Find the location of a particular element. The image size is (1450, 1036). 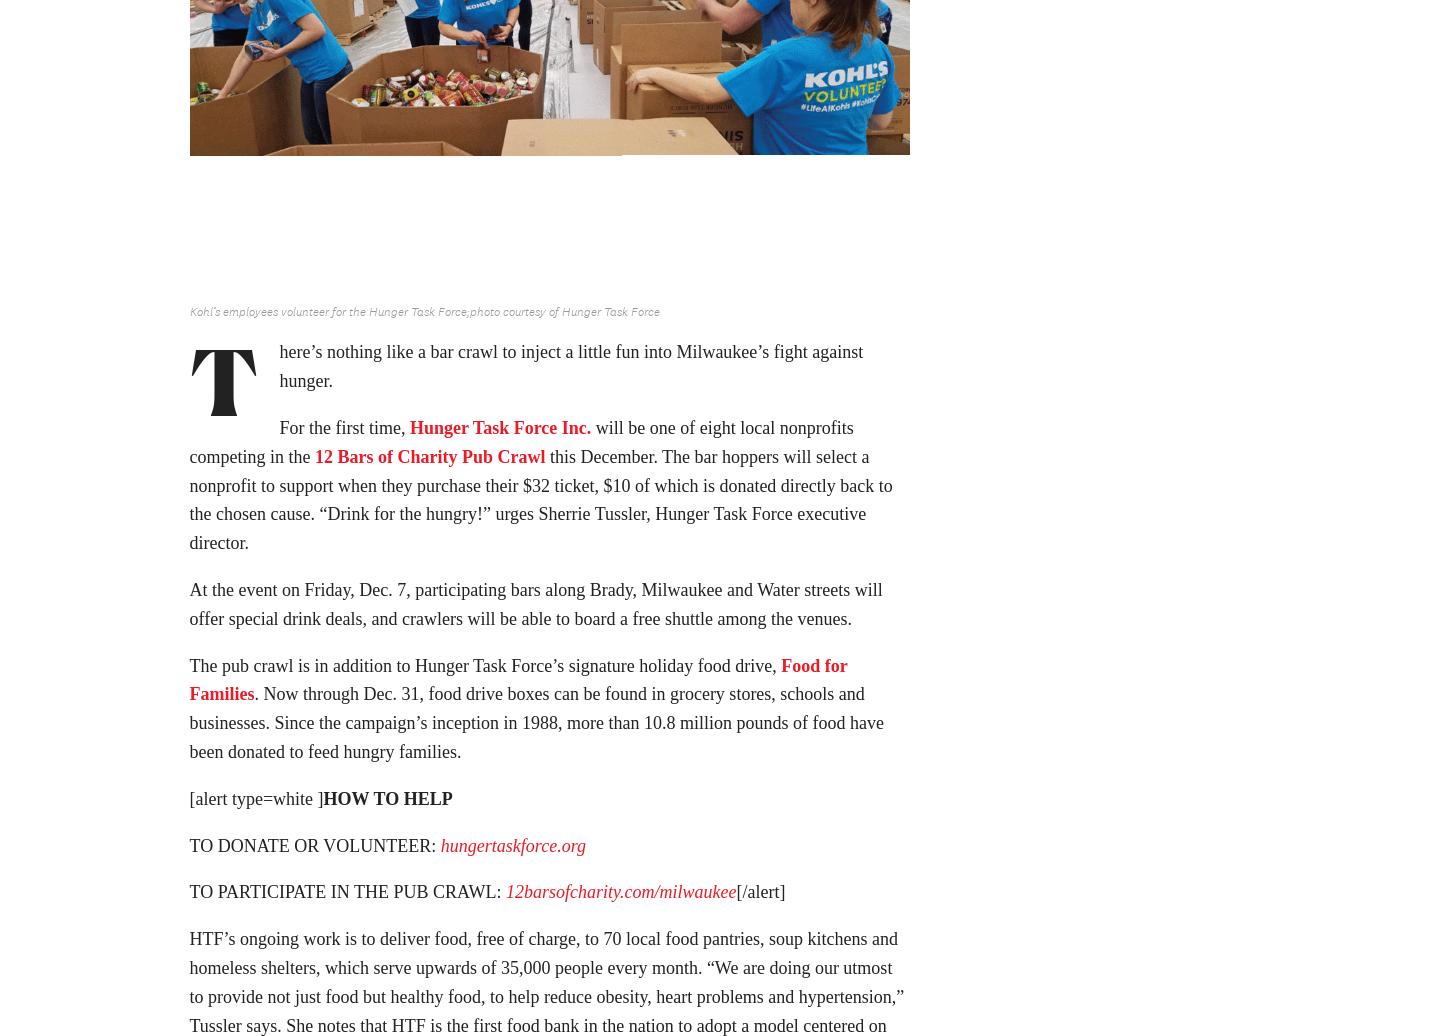

'. Now through Dec. 31, food drive boxes can be found in grocery stores, schools and businesses. Since the campaign’s inception in 1988, more than 10.8 million pounds of food have been donated to feed hungry families.' is located at coordinates (536, 729).